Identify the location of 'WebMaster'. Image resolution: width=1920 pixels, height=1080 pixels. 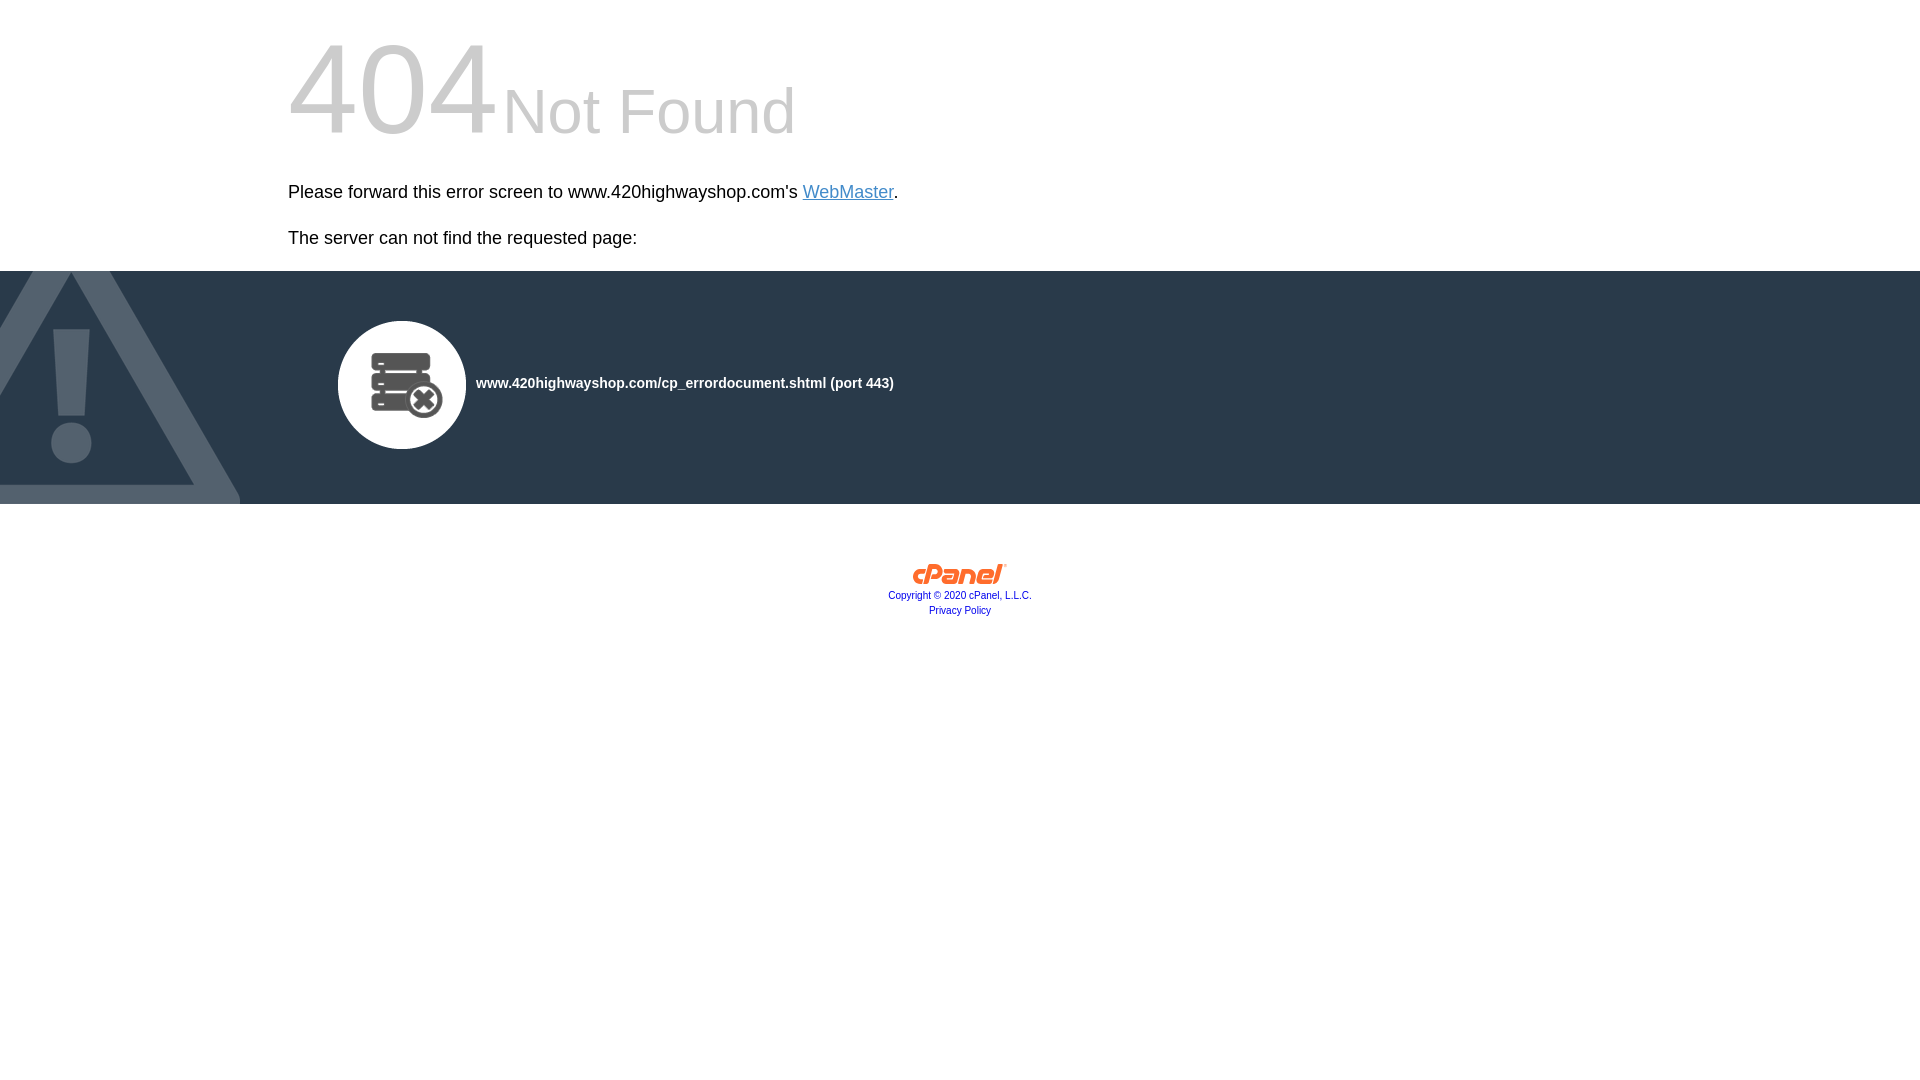
(848, 192).